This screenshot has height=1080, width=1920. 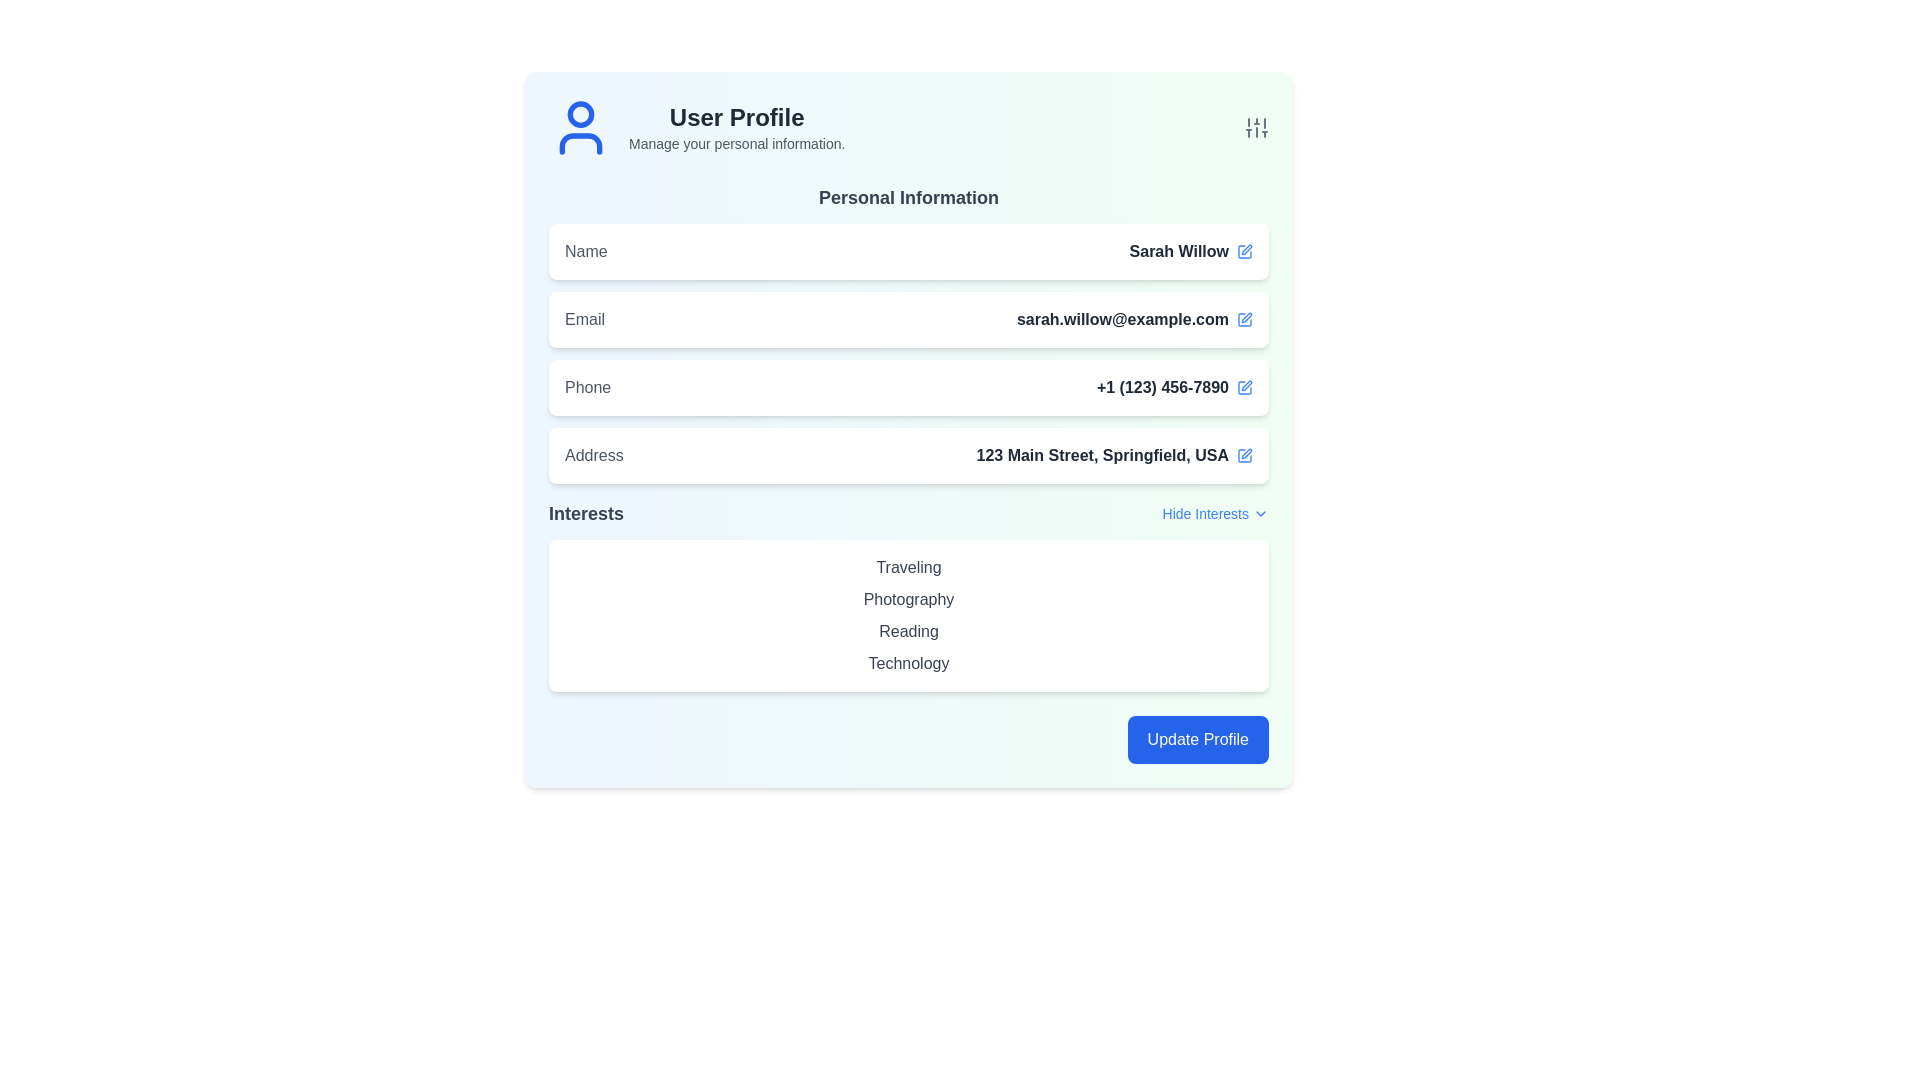 I want to click on the edit button icon located to the right of the phone number '+1 (123) 456-7890' in the 'Phone' section under 'Personal Information', so click(x=1243, y=388).